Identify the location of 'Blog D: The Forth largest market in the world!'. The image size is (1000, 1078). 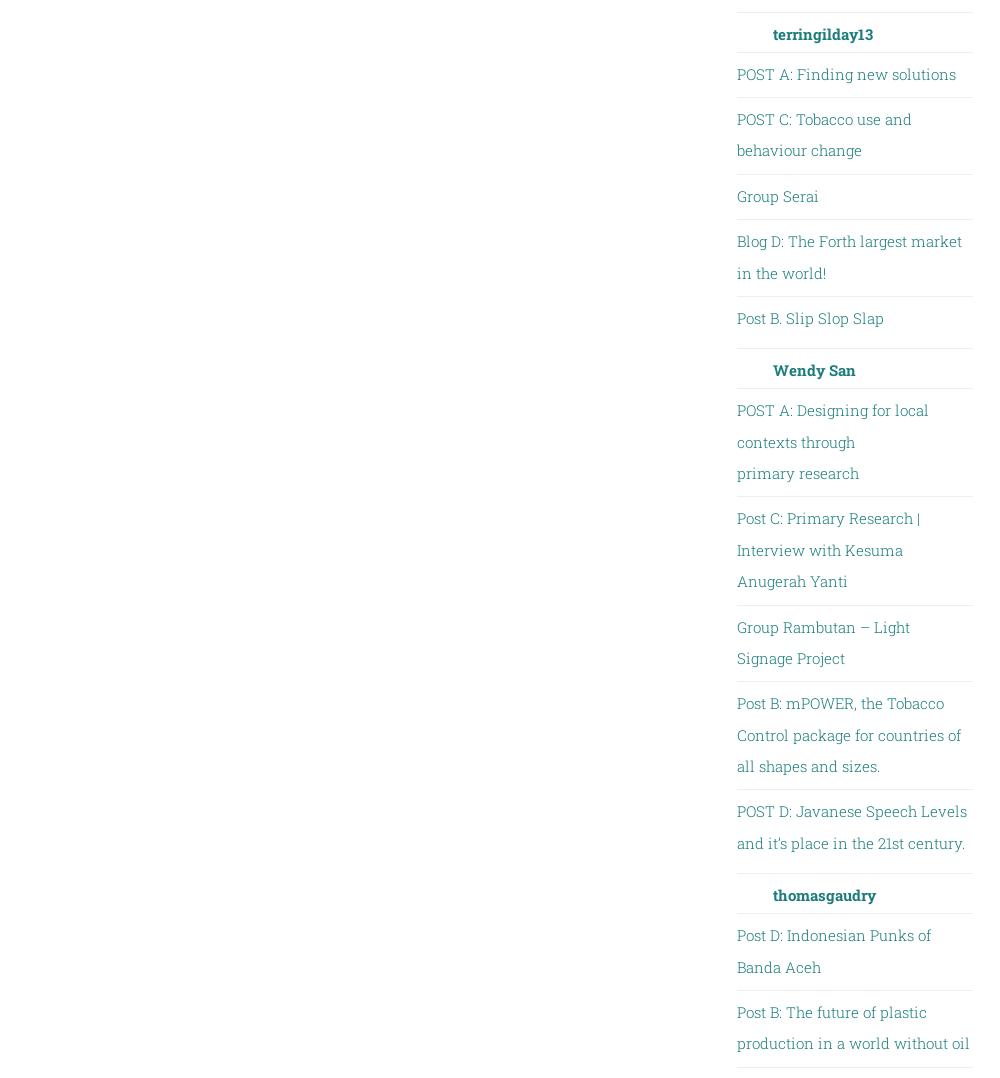
(847, 255).